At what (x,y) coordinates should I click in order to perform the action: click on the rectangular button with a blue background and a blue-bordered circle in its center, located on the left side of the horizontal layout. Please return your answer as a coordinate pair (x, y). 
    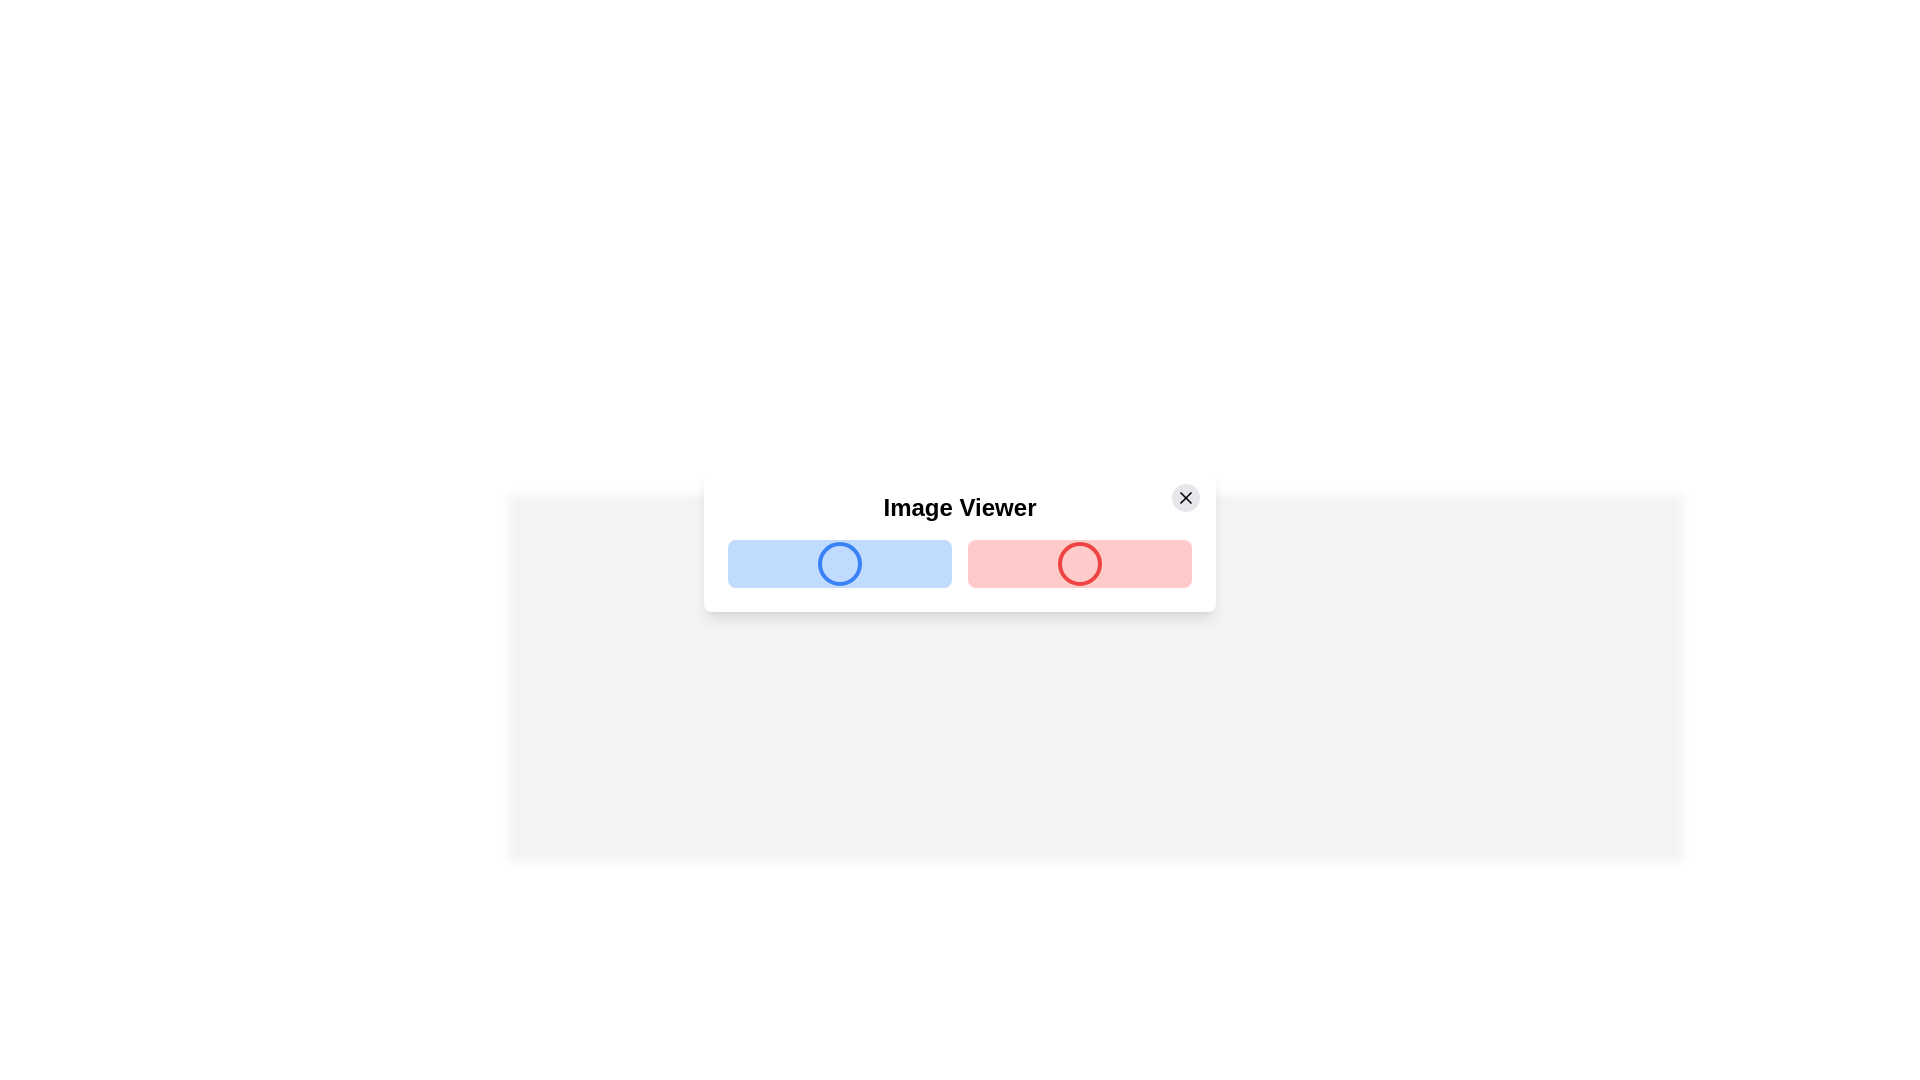
    Looking at the image, I should click on (840, 563).